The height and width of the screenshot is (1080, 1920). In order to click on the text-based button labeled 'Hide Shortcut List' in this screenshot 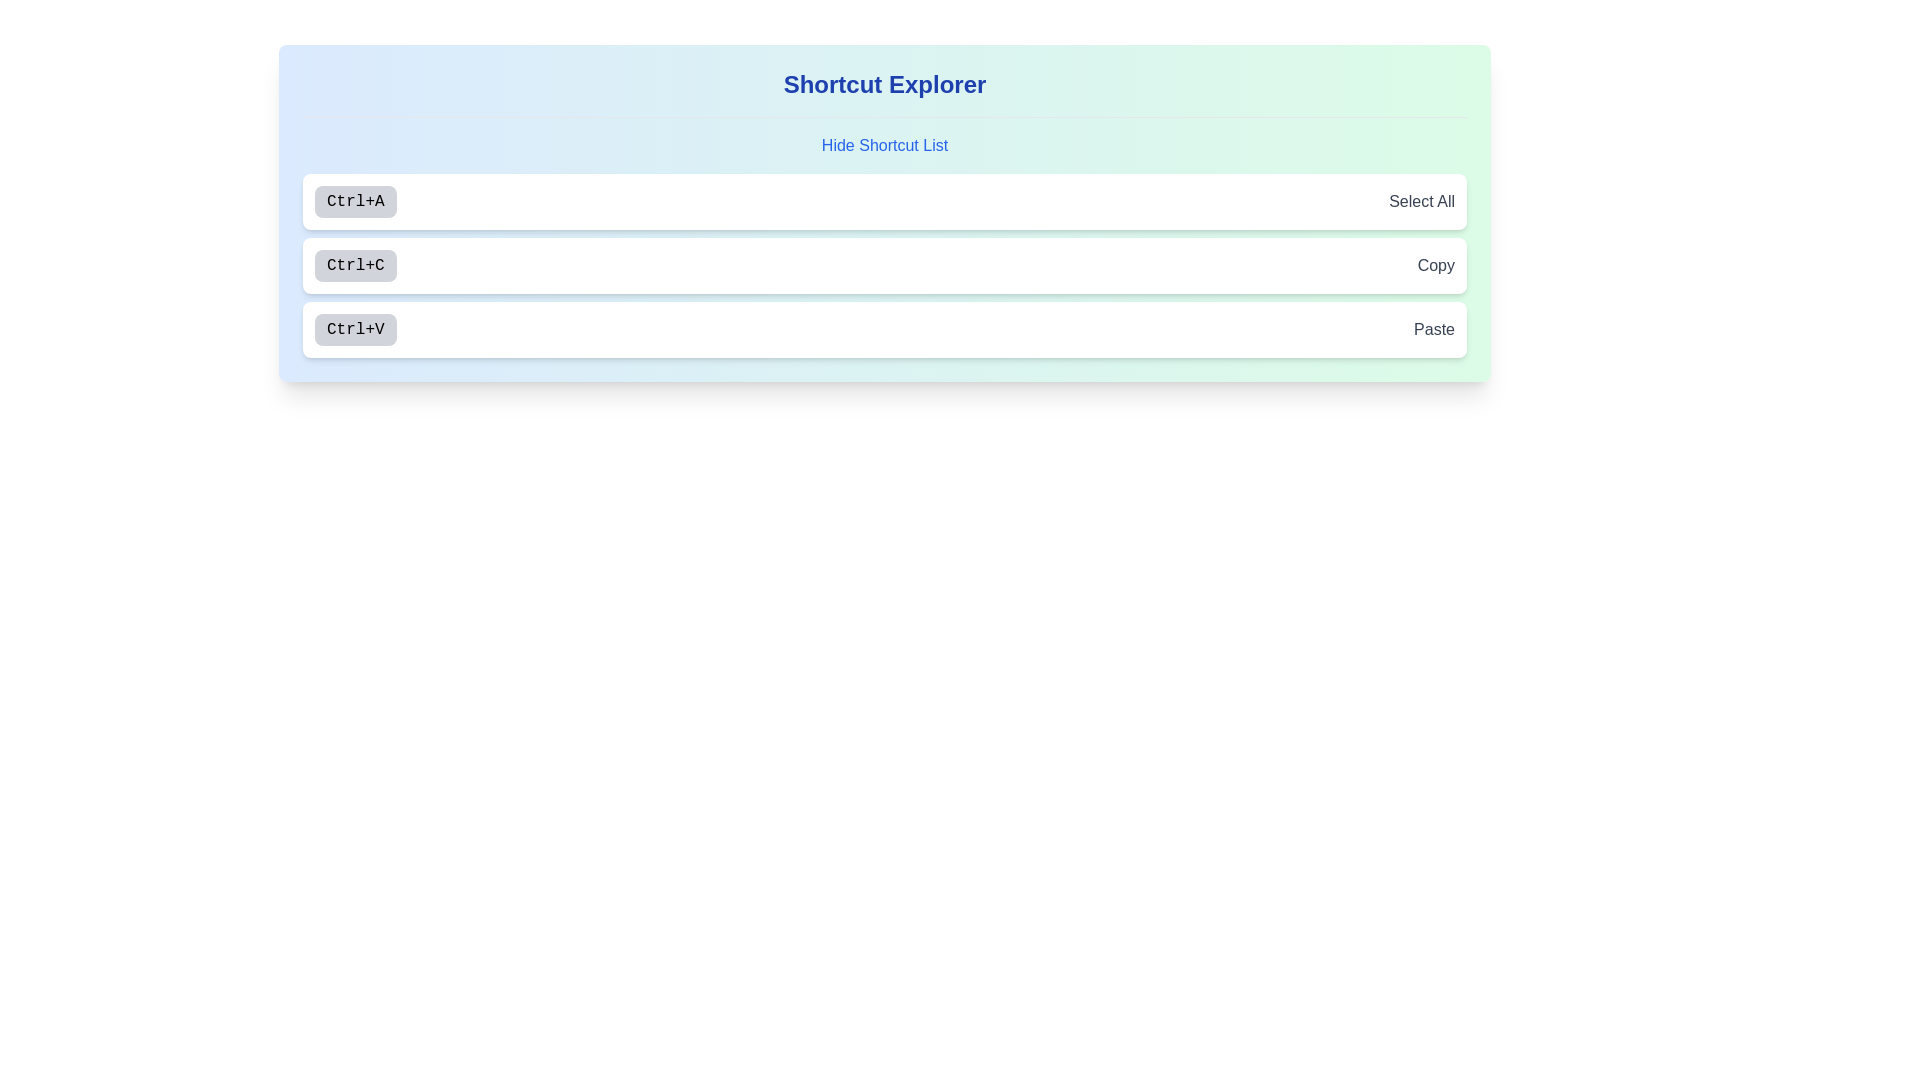, I will do `click(883, 145)`.